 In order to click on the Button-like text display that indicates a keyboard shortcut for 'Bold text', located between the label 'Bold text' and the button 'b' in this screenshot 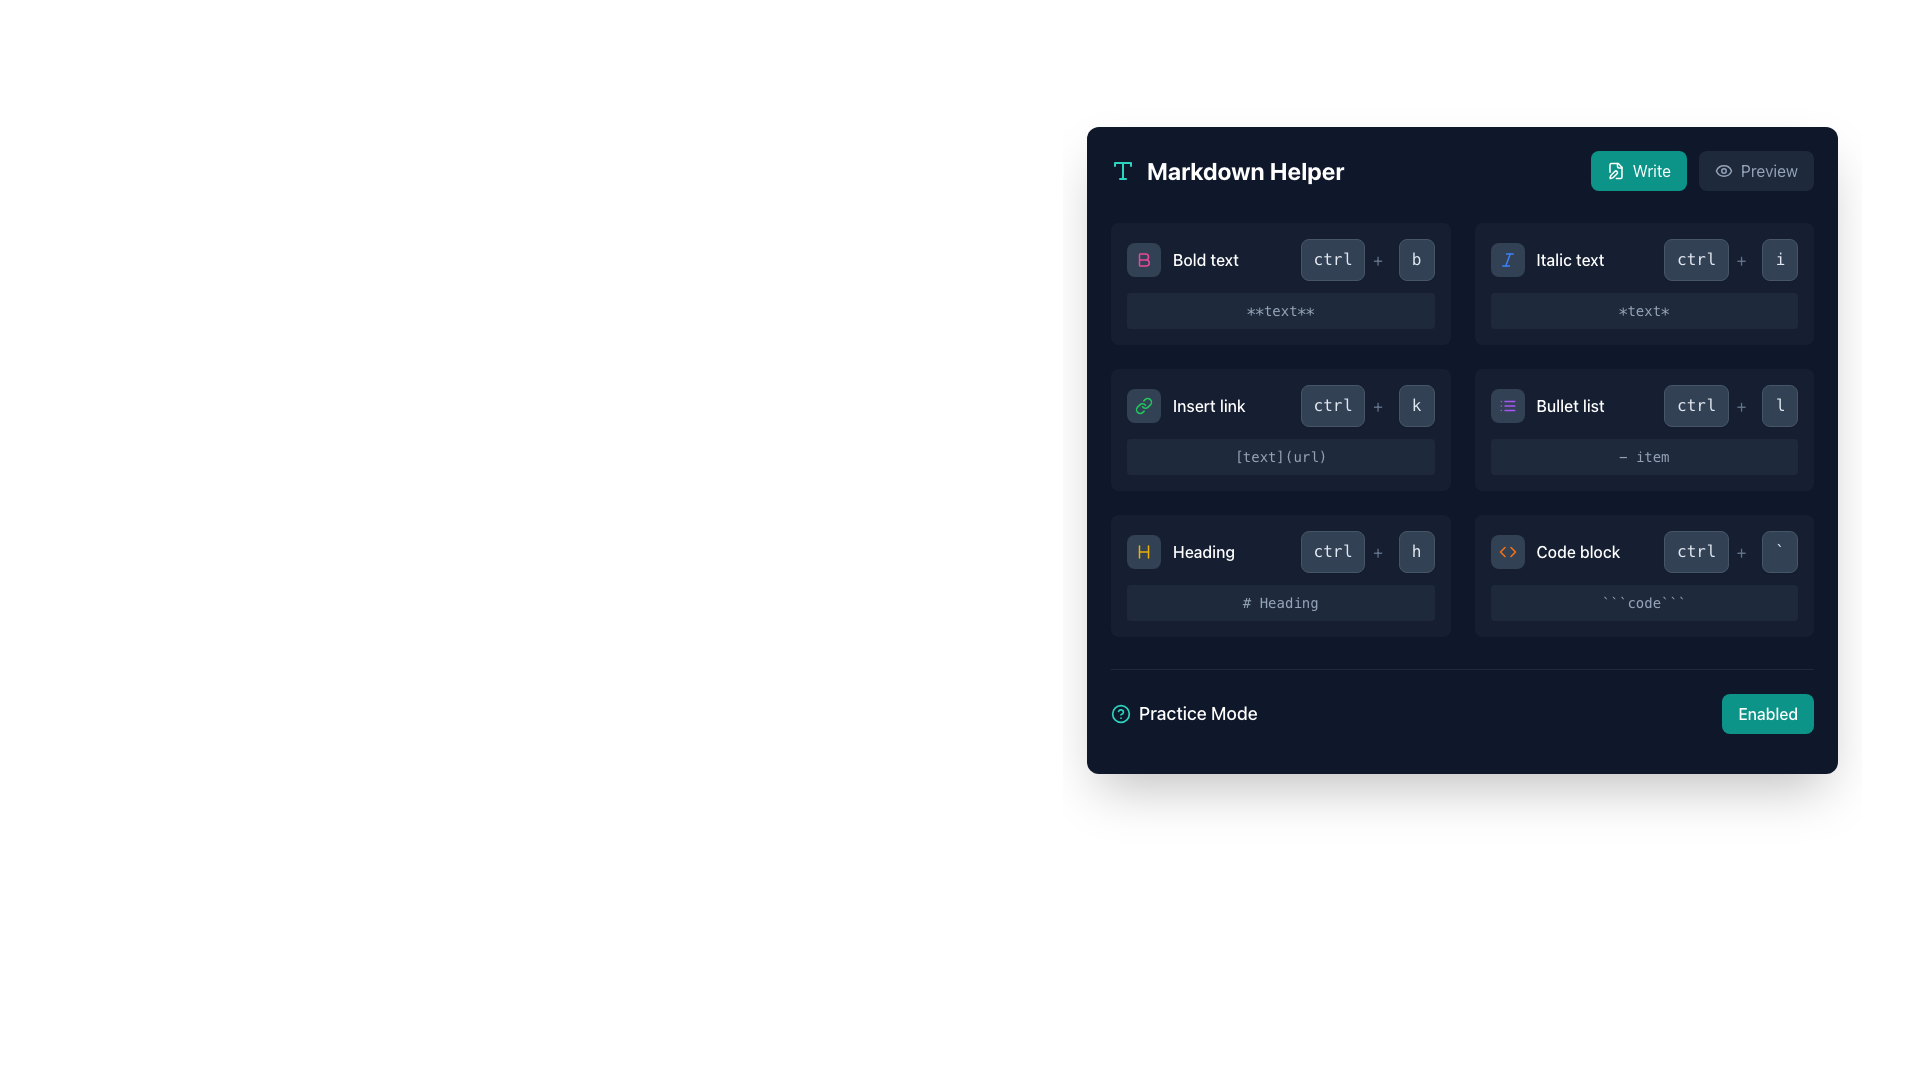, I will do `click(1332, 258)`.